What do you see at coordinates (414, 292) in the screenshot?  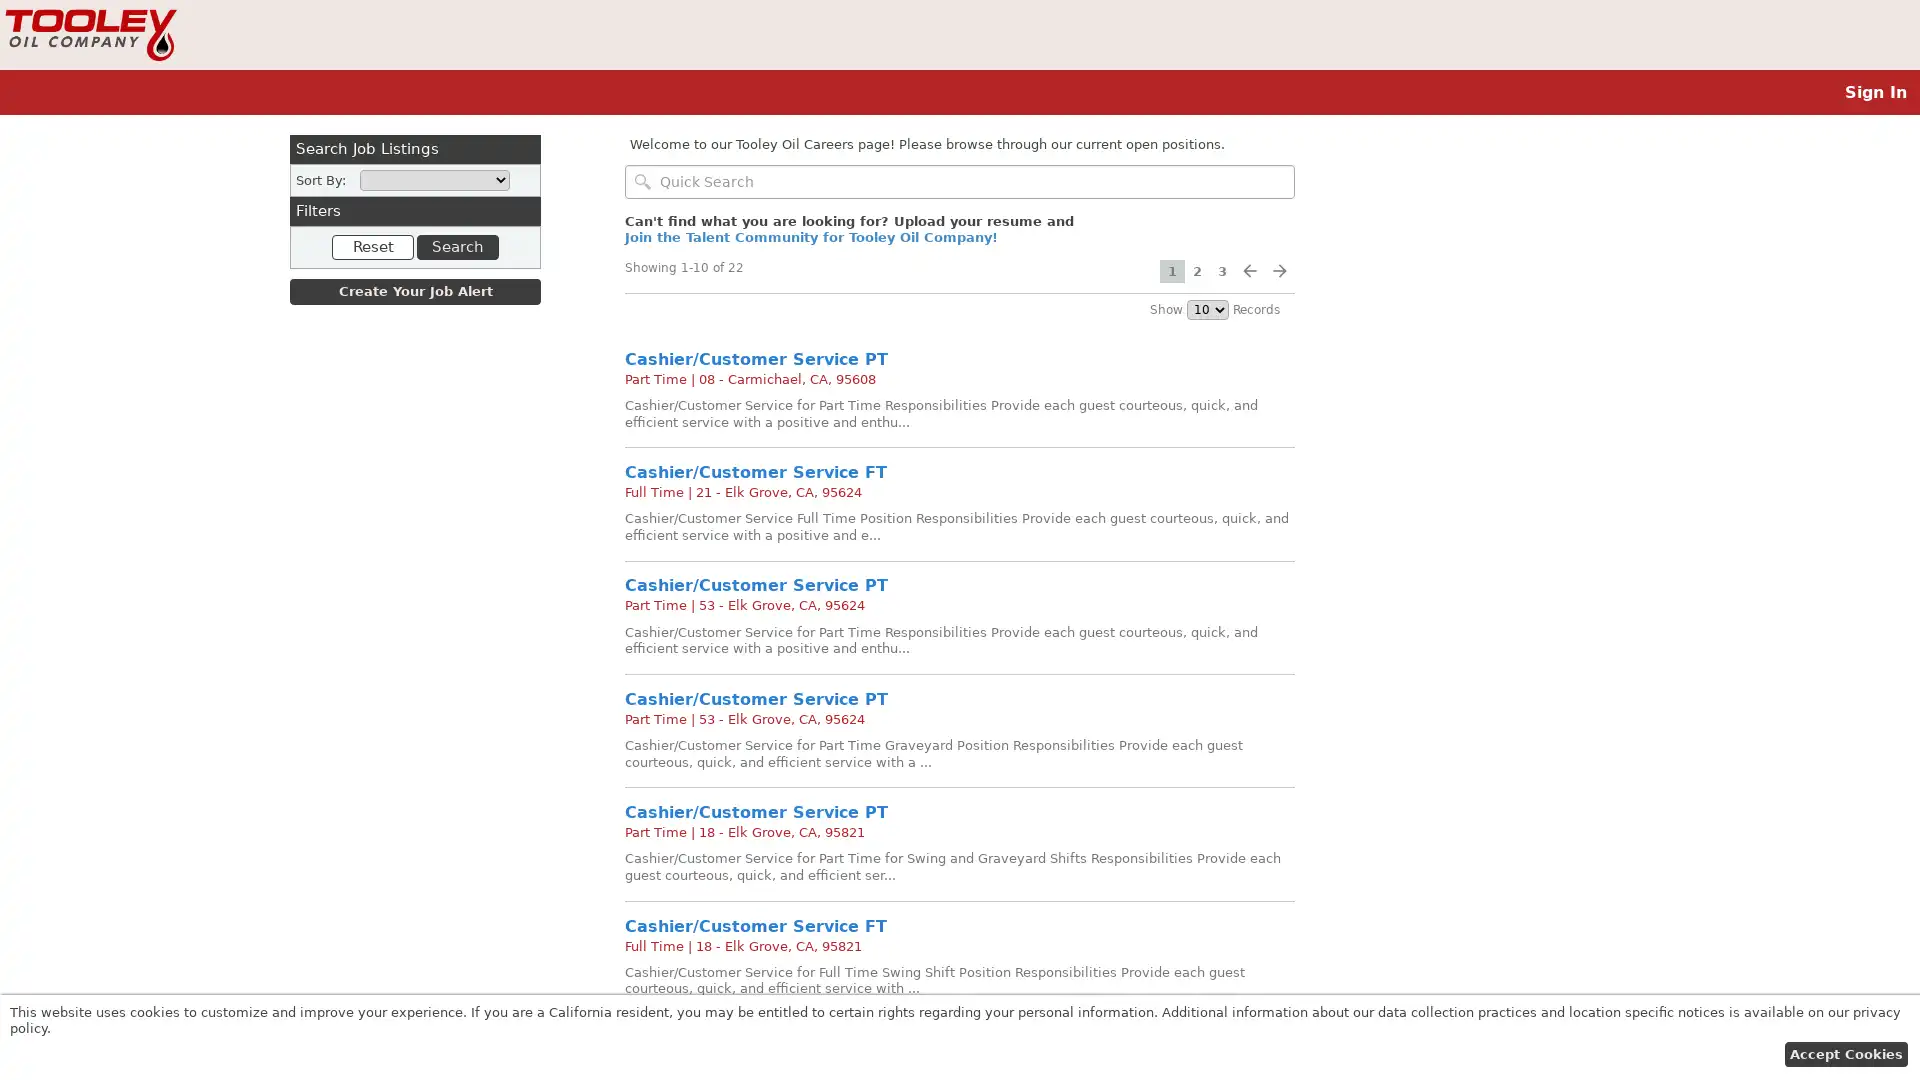 I see `Create Your Job Alert` at bounding box center [414, 292].